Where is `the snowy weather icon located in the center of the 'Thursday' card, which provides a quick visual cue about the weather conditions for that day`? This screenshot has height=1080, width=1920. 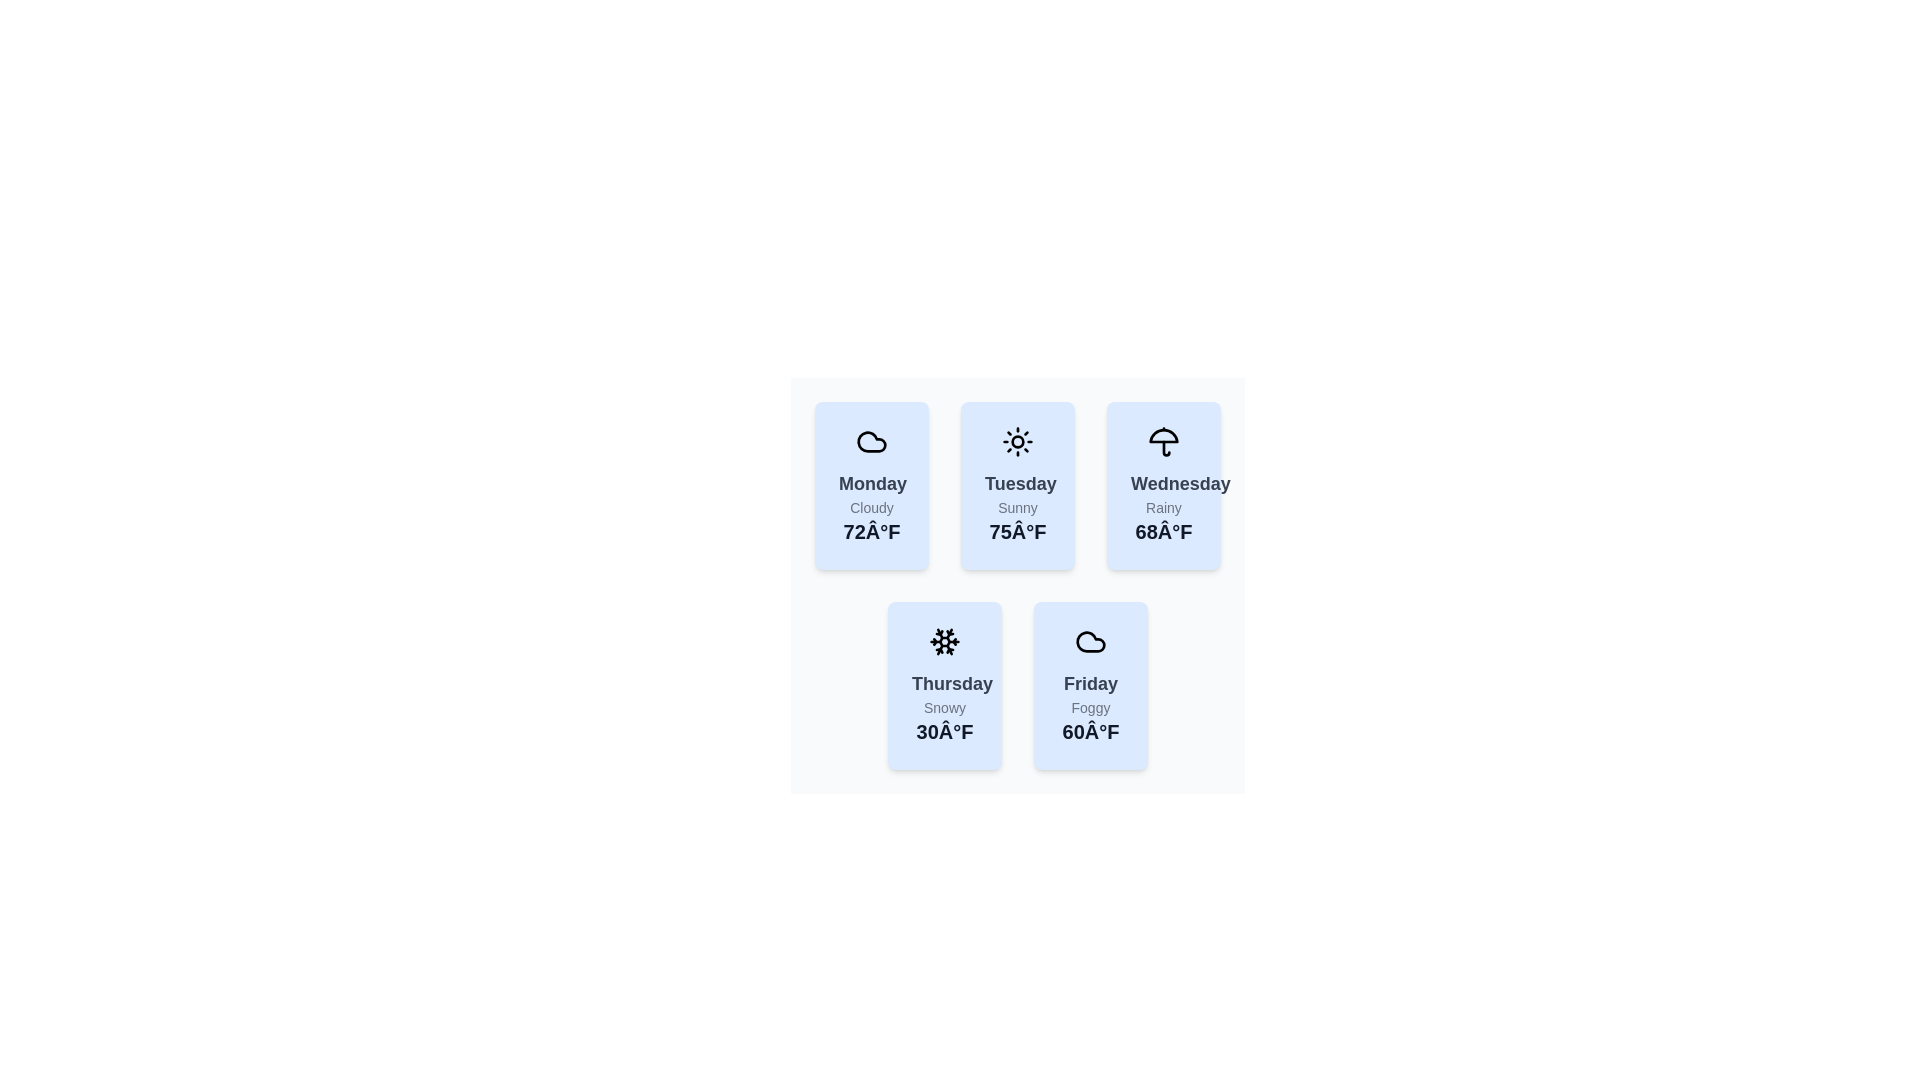
the snowy weather icon located in the center of the 'Thursday' card, which provides a quick visual cue about the weather conditions for that day is located at coordinates (944, 641).